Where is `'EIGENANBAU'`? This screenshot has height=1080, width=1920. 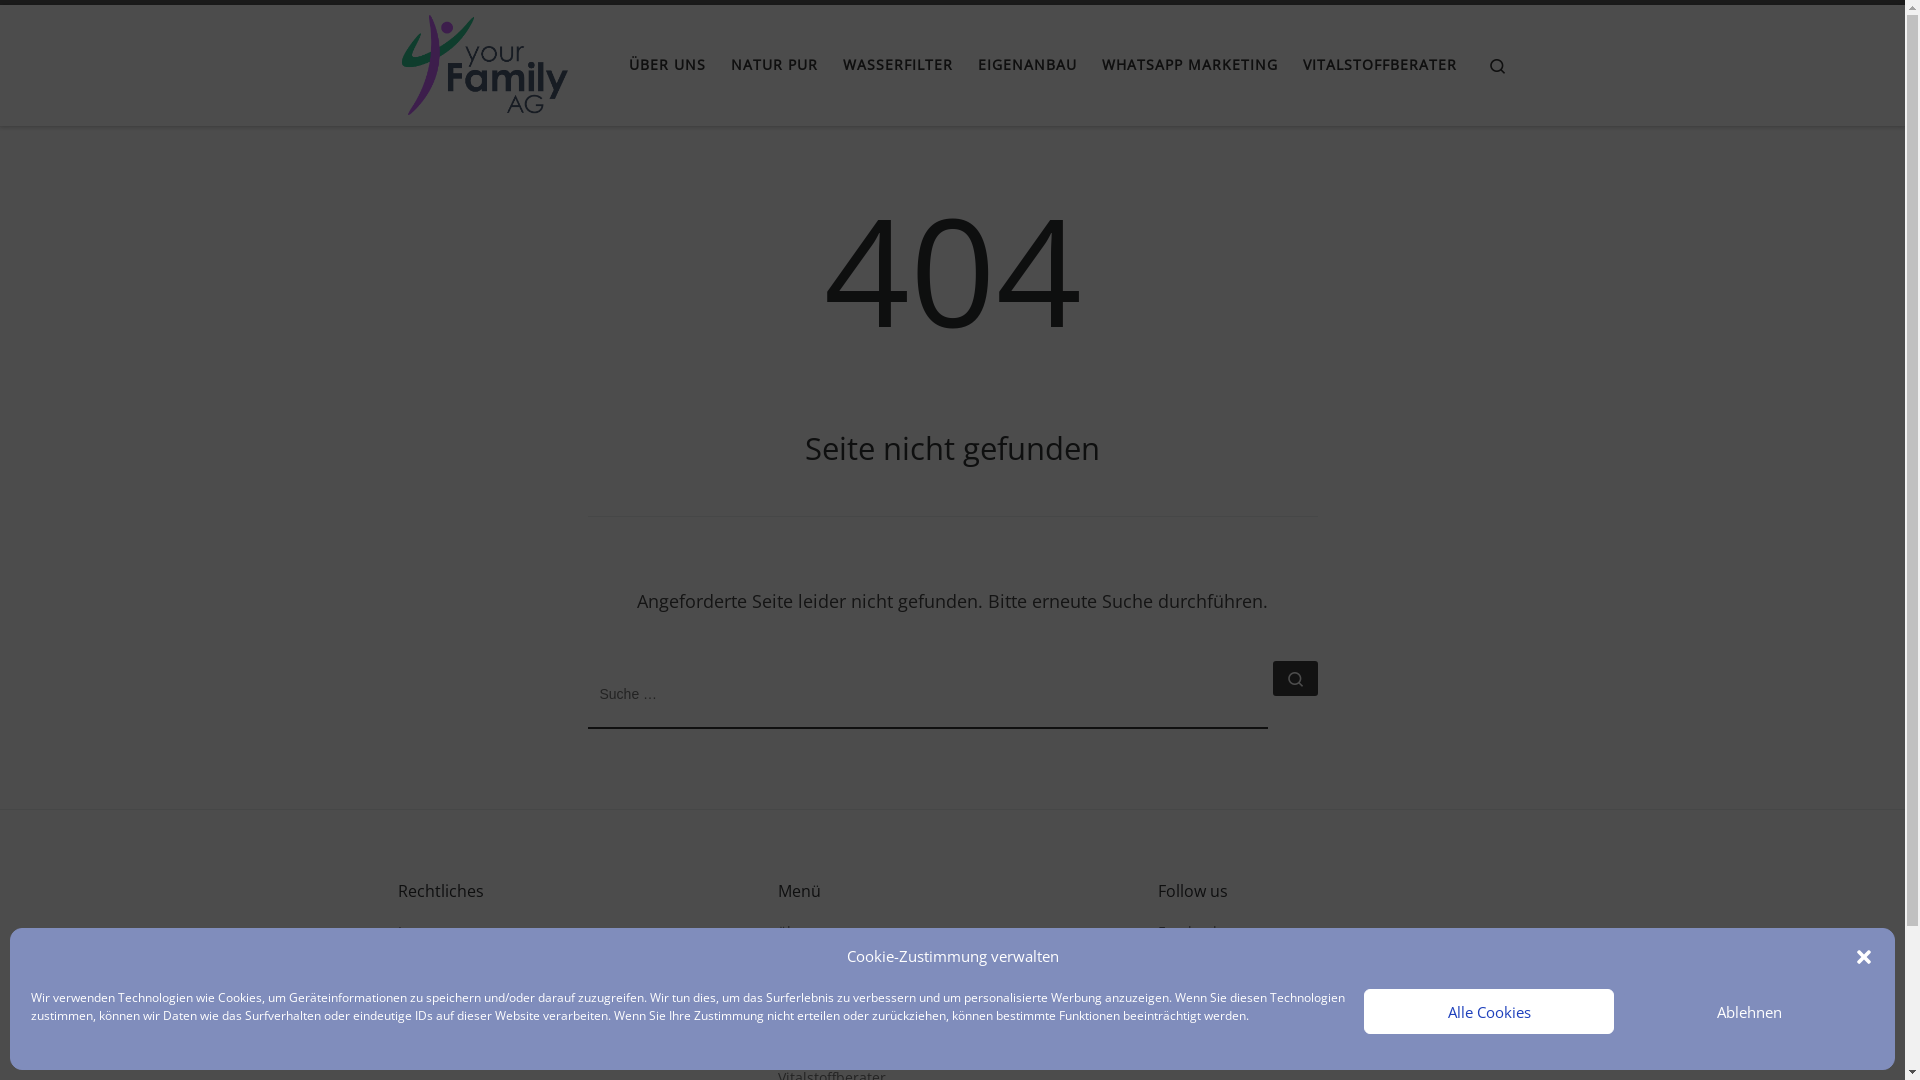
'EIGENANBAU' is located at coordinates (1027, 64).